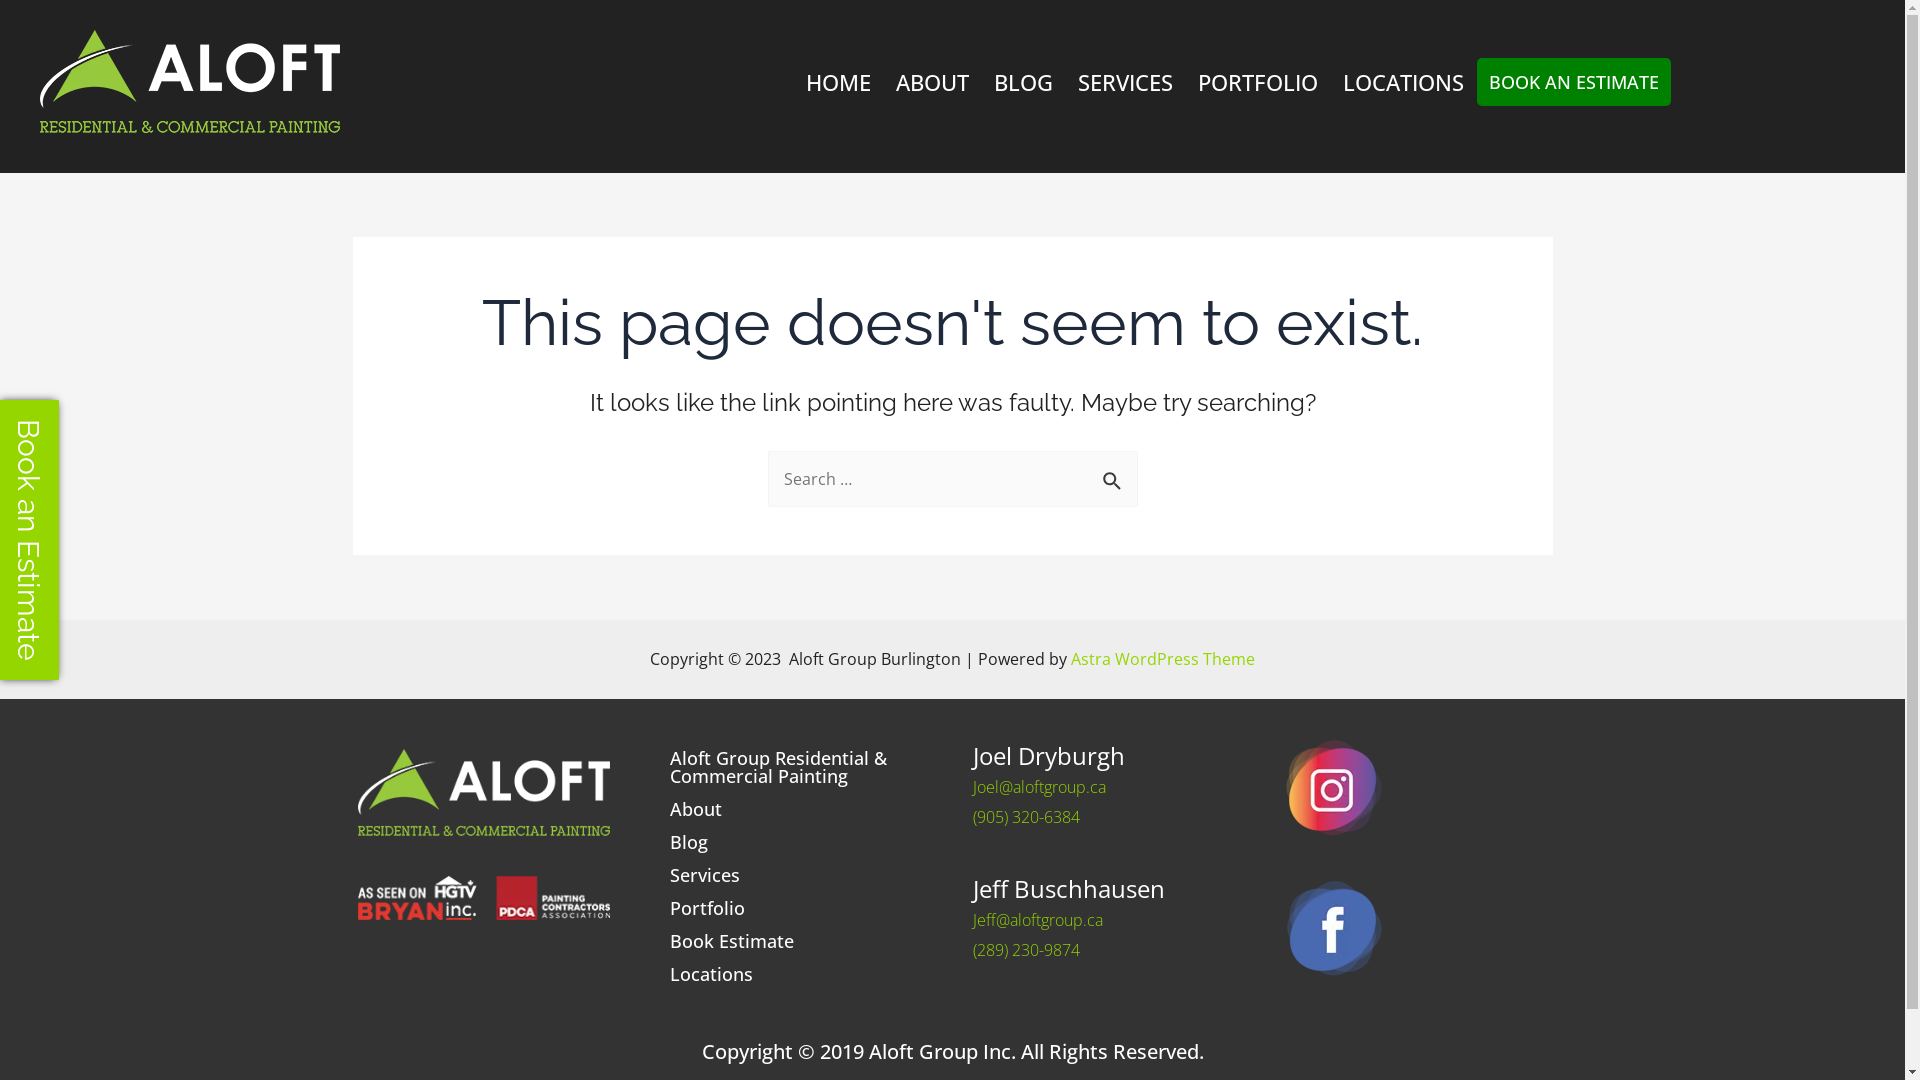  What do you see at coordinates (1025, 817) in the screenshot?
I see `'(905) 320-6384'` at bounding box center [1025, 817].